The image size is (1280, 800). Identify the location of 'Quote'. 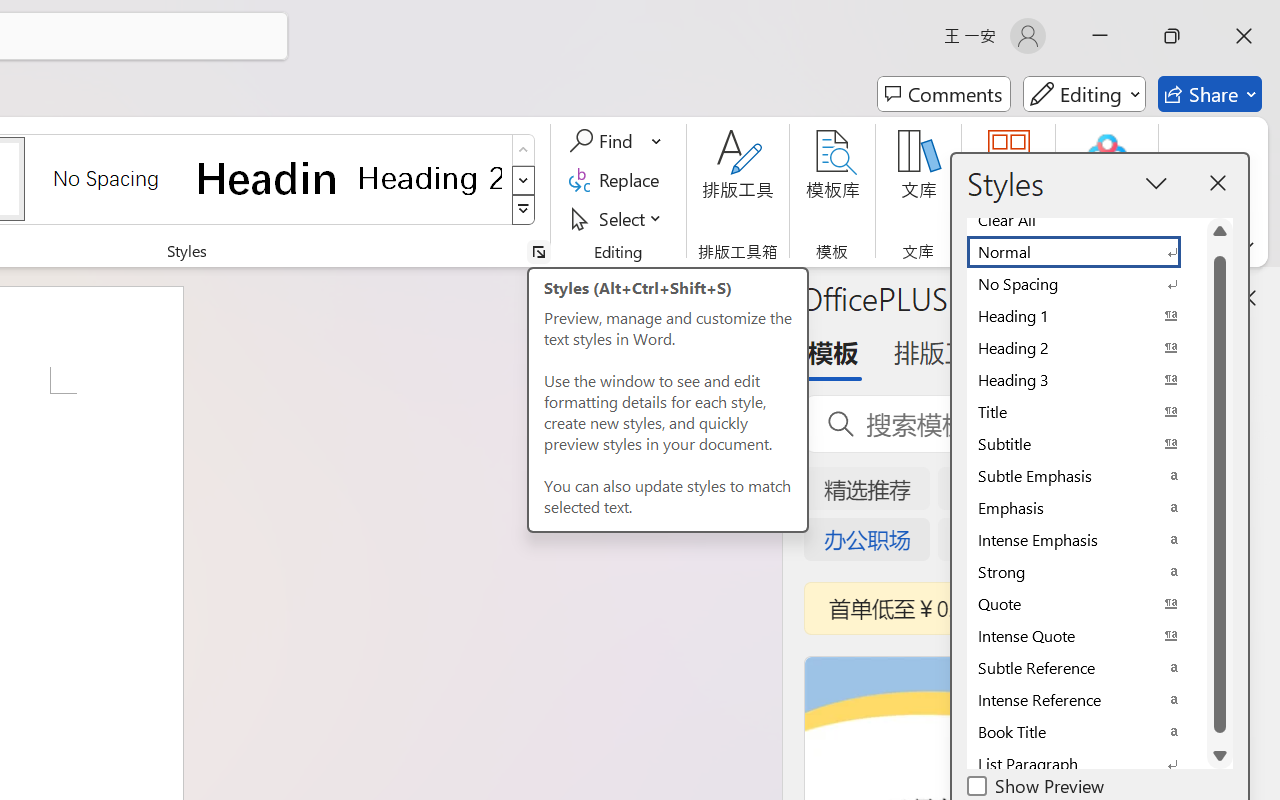
(1085, 604).